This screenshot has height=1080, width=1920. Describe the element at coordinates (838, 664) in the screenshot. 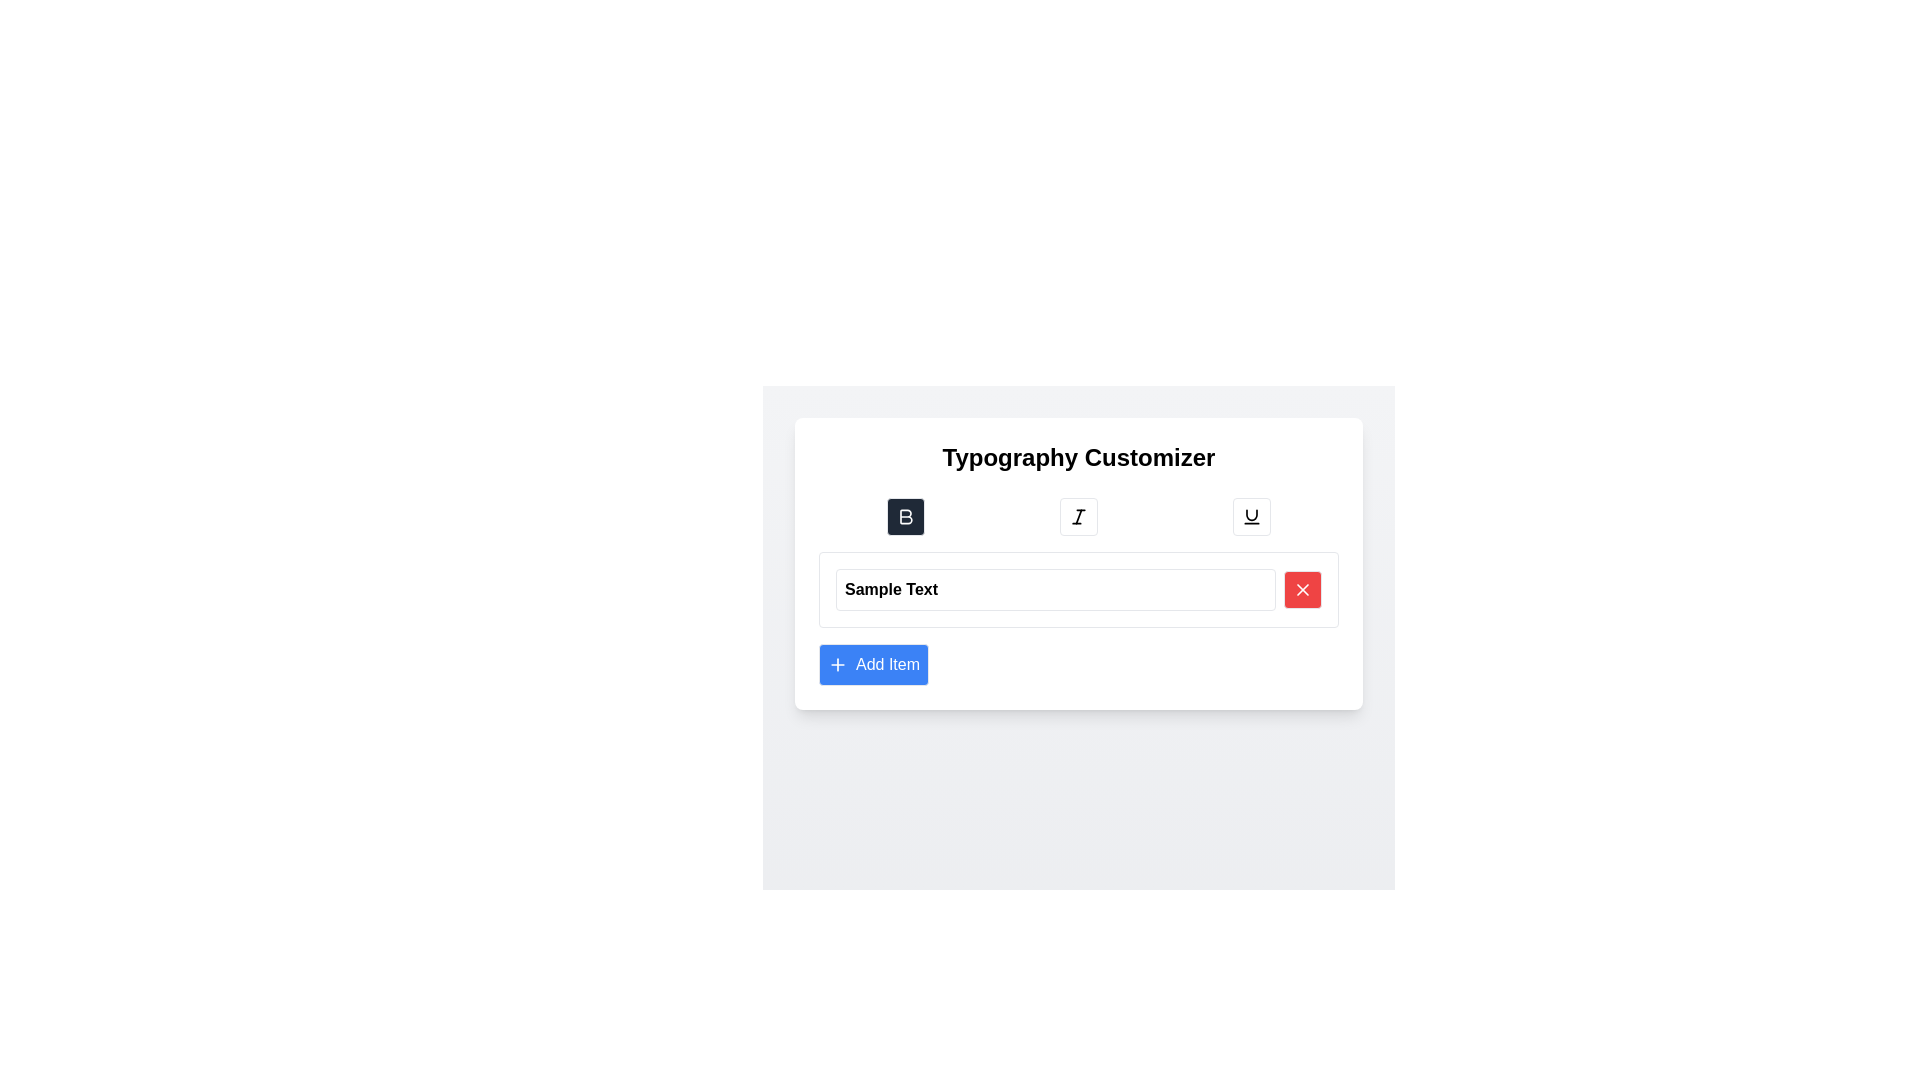

I see `the blue 'Add Item' button which contains the decorative icon positioned to the left of the text label 'Add Item'` at that location.